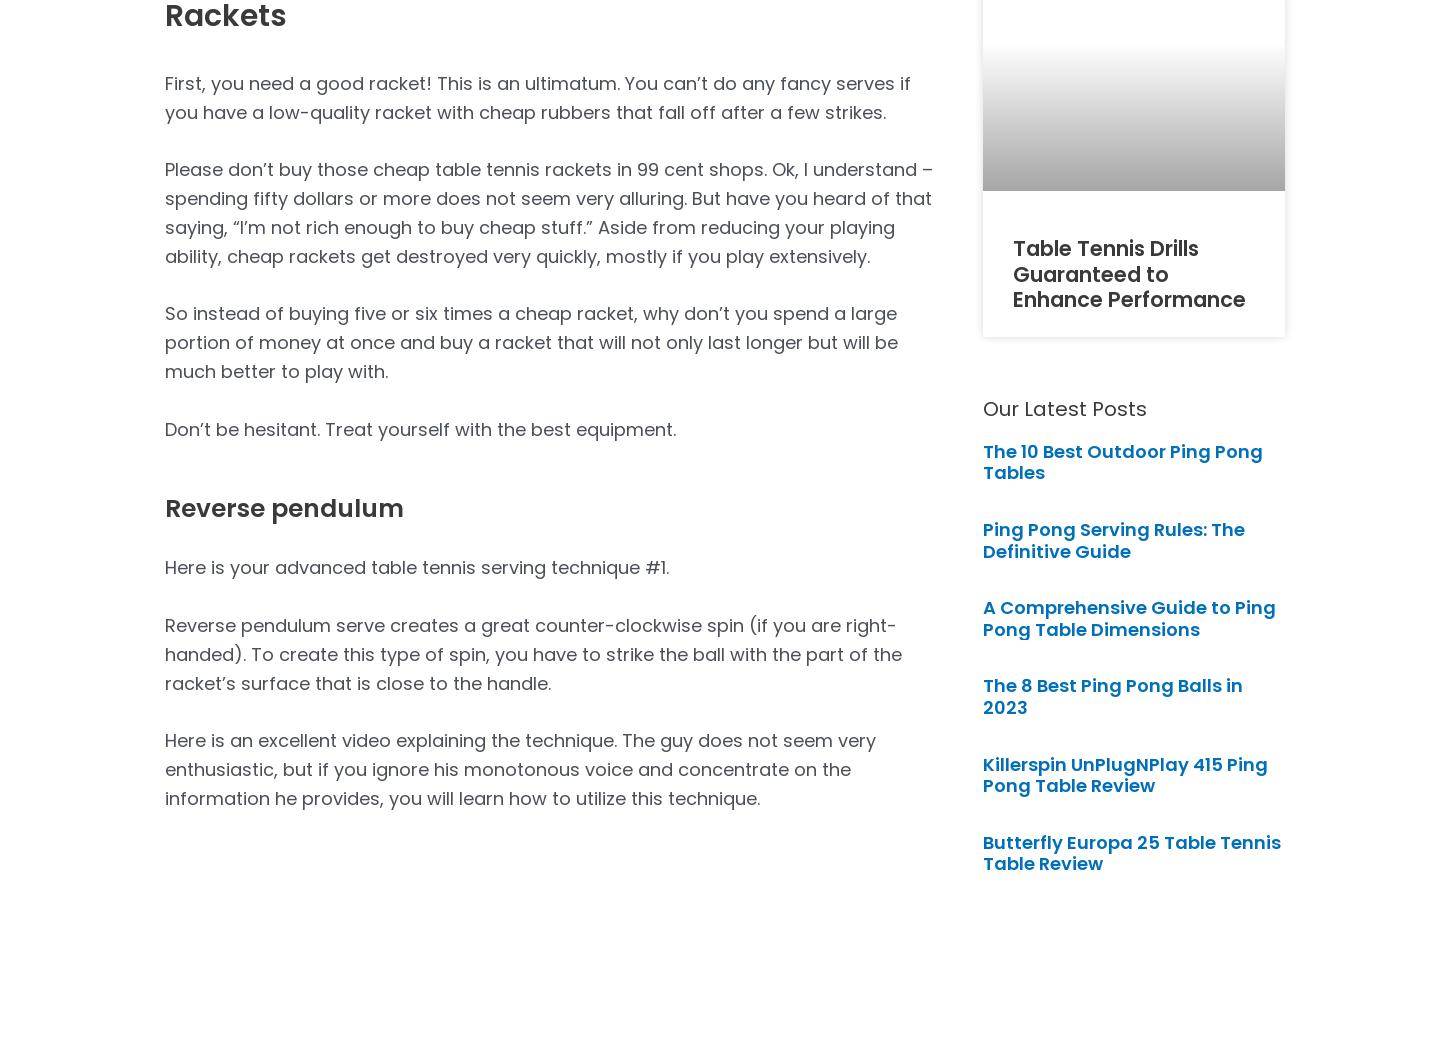 This screenshot has width=1450, height=1061. What do you see at coordinates (982, 617) in the screenshot?
I see `'A Comprehensive Guide to Ping Pong Table Dimensions'` at bounding box center [982, 617].